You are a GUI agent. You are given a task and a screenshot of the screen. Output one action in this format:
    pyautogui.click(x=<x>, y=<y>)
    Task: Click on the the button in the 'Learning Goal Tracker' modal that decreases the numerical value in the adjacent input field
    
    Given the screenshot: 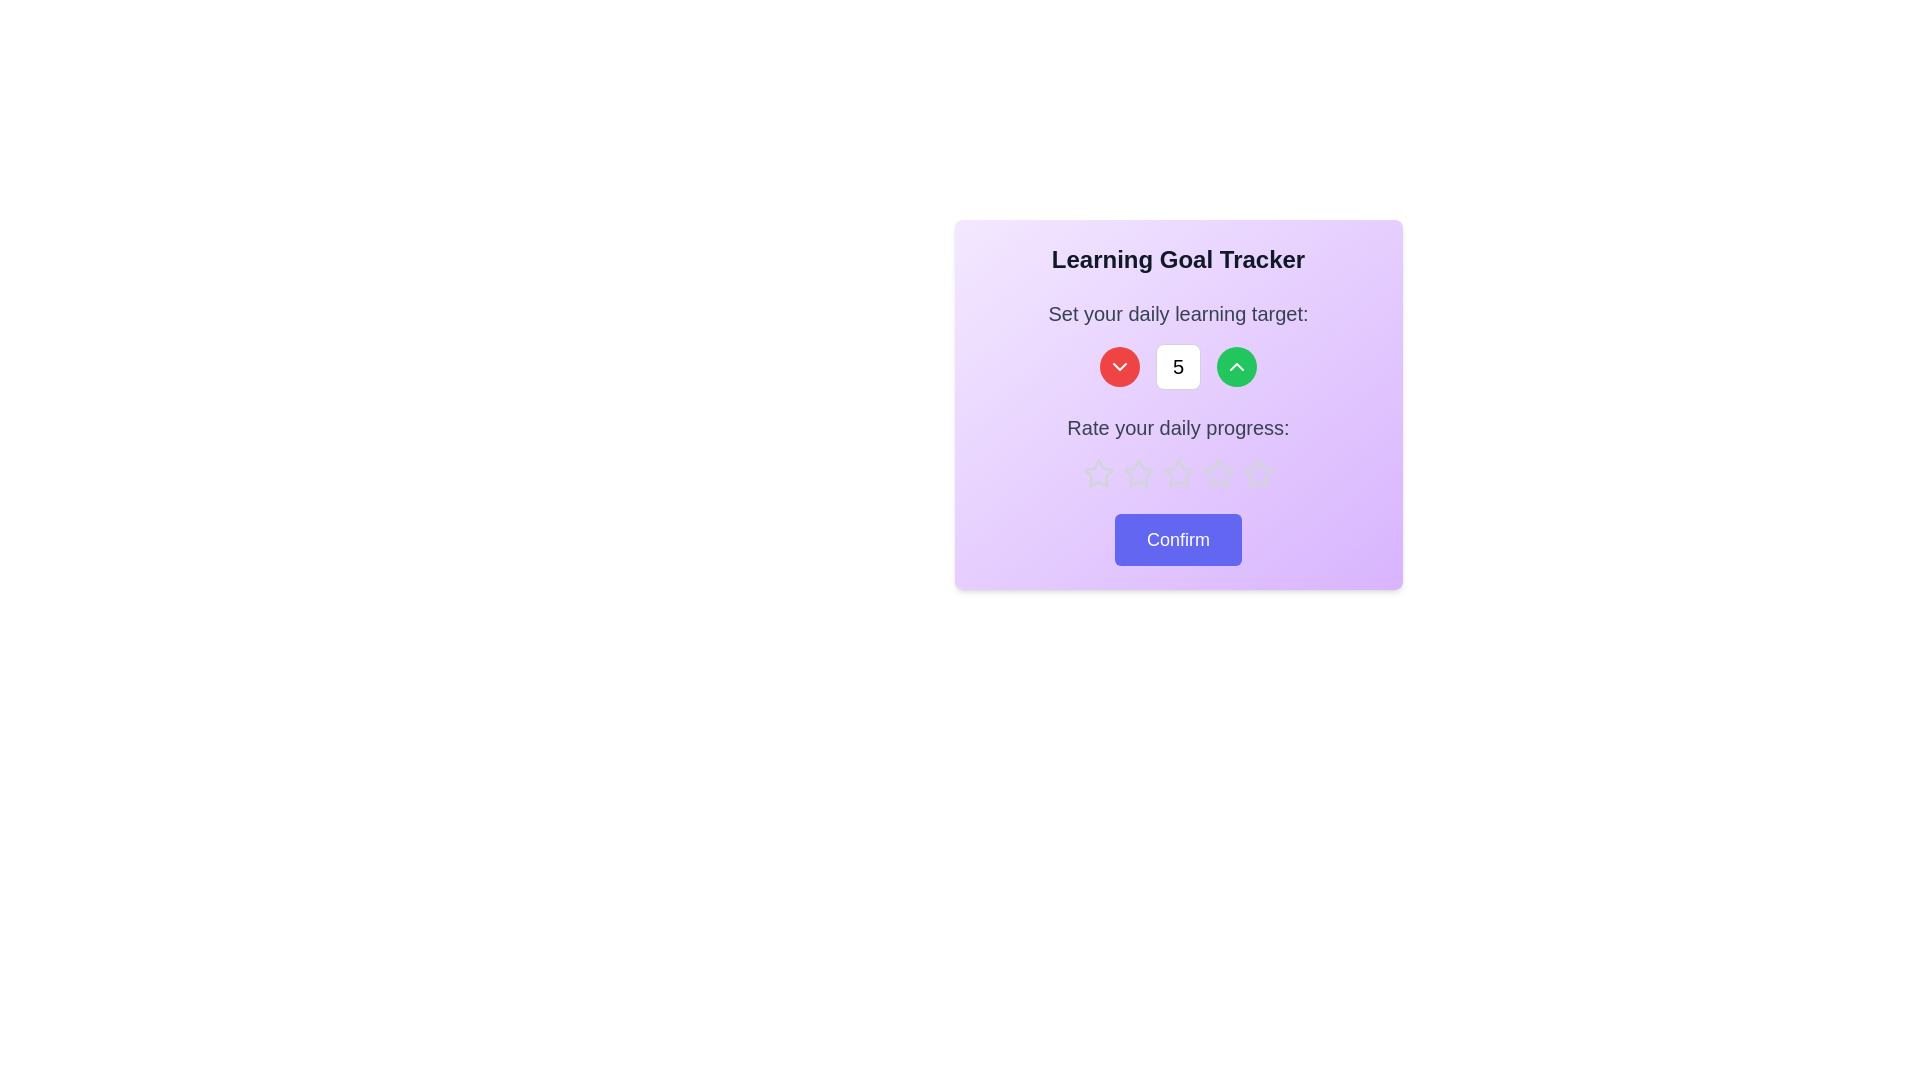 What is the action you would take?
    pyautogui.click(x=1118, y=366)
    